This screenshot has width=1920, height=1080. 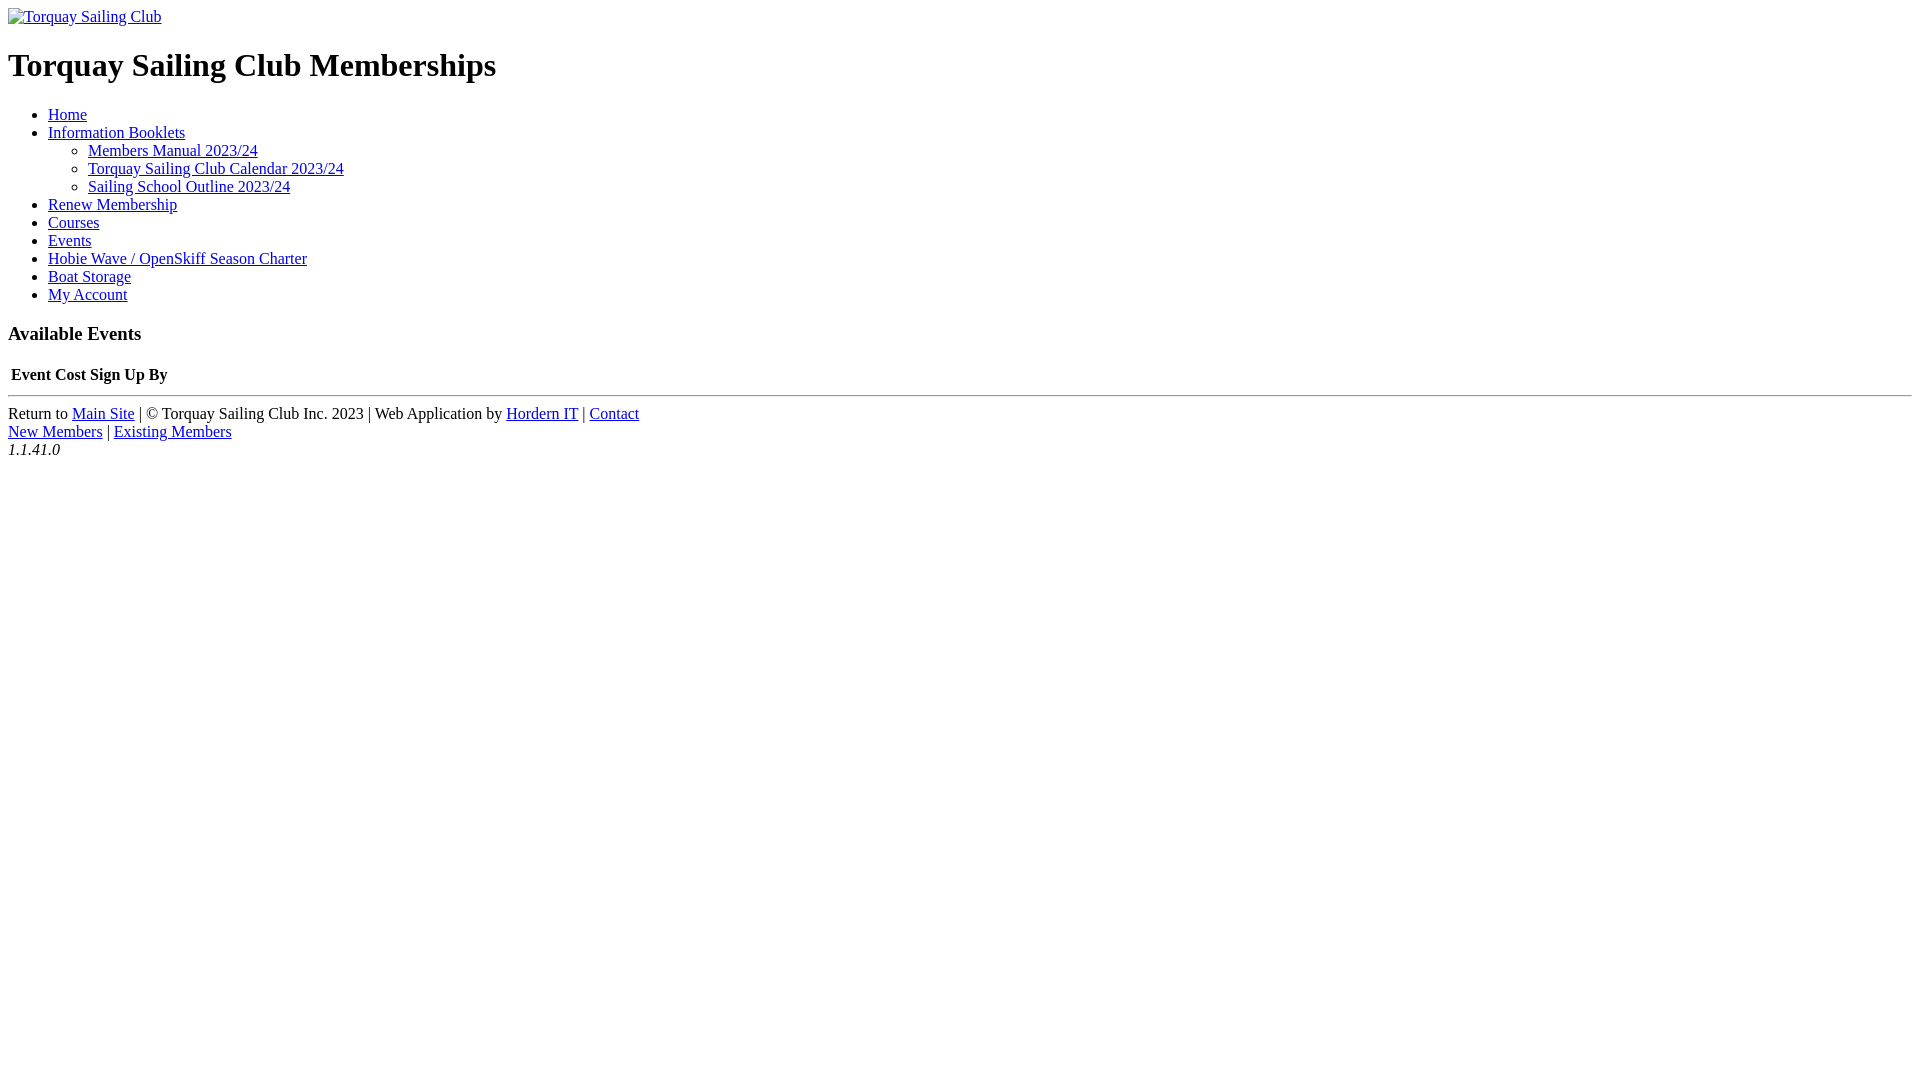 What do you see at coordinates (8, 430) in the screenshot?
I see `'New Members'` at bounding box center [8, 430].